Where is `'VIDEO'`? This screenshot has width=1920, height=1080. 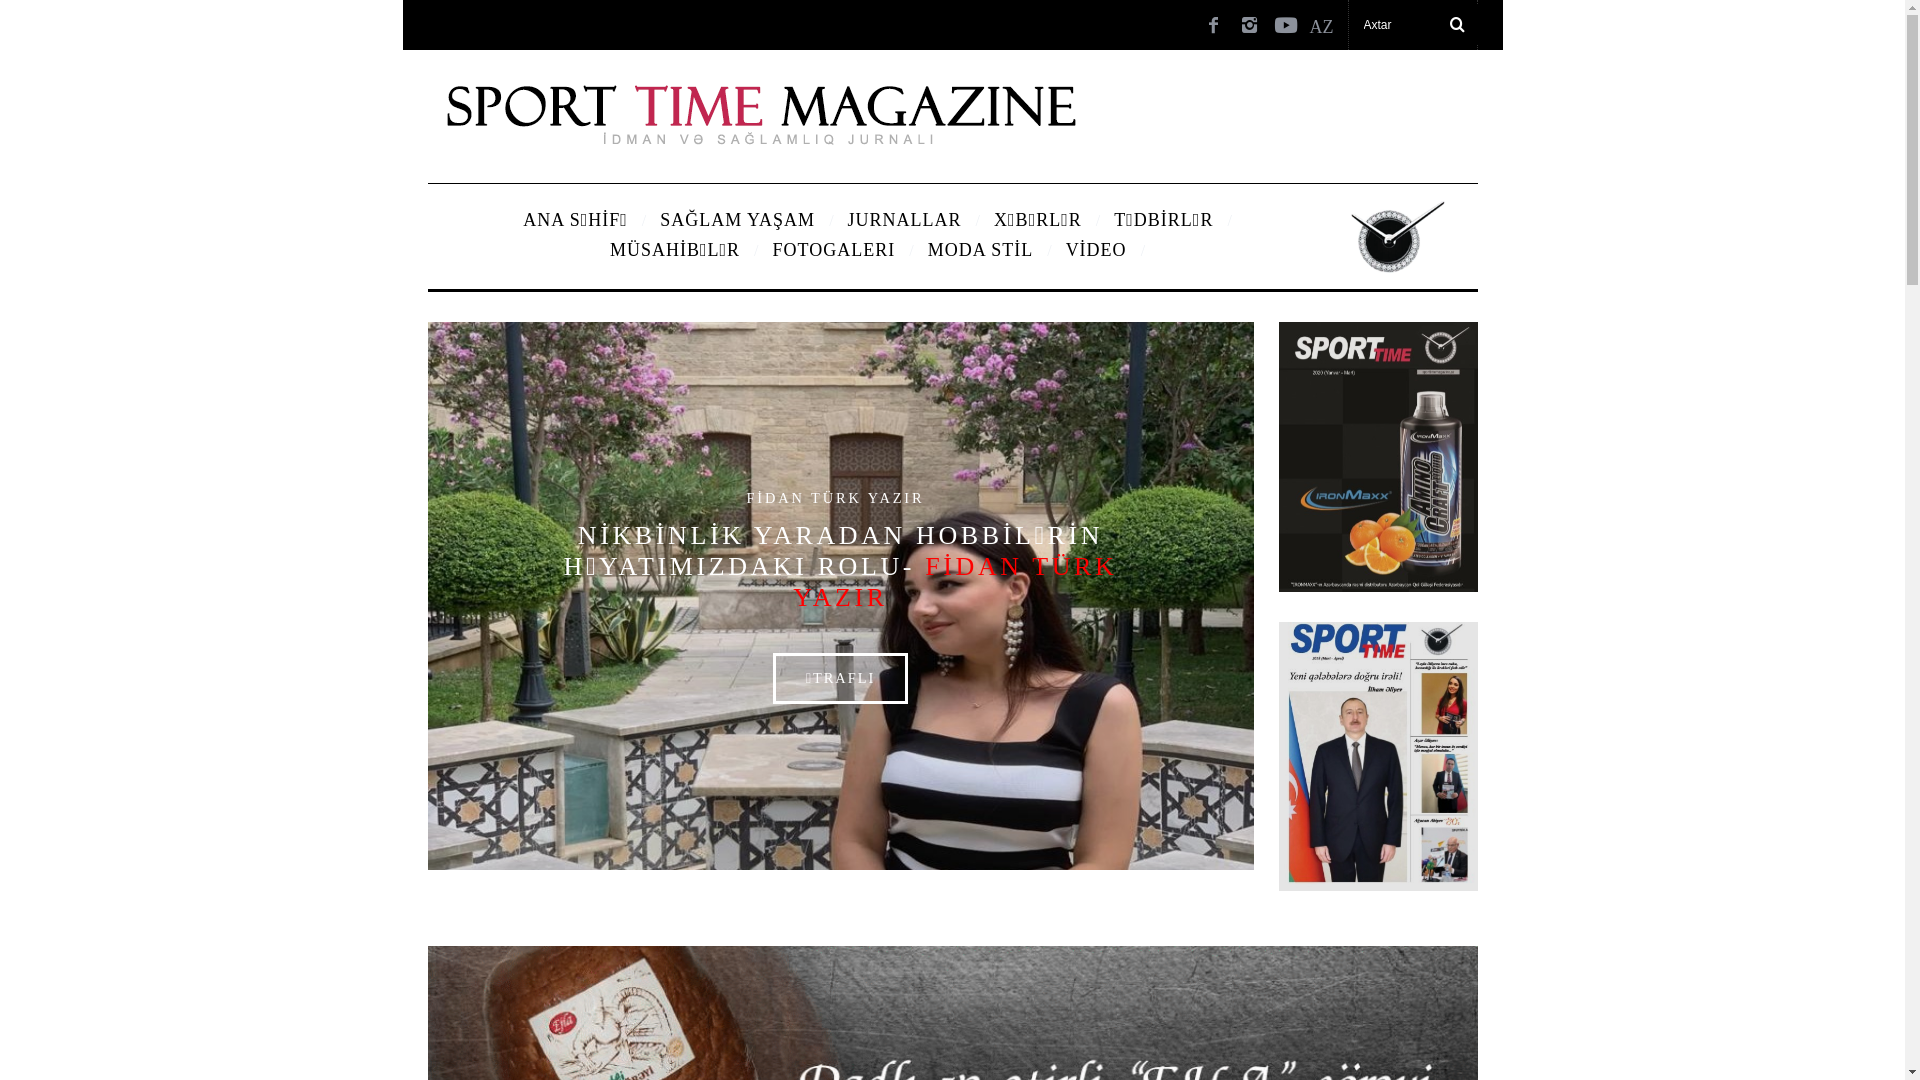 'VIDEO' is located at coordinates (1095, 249).